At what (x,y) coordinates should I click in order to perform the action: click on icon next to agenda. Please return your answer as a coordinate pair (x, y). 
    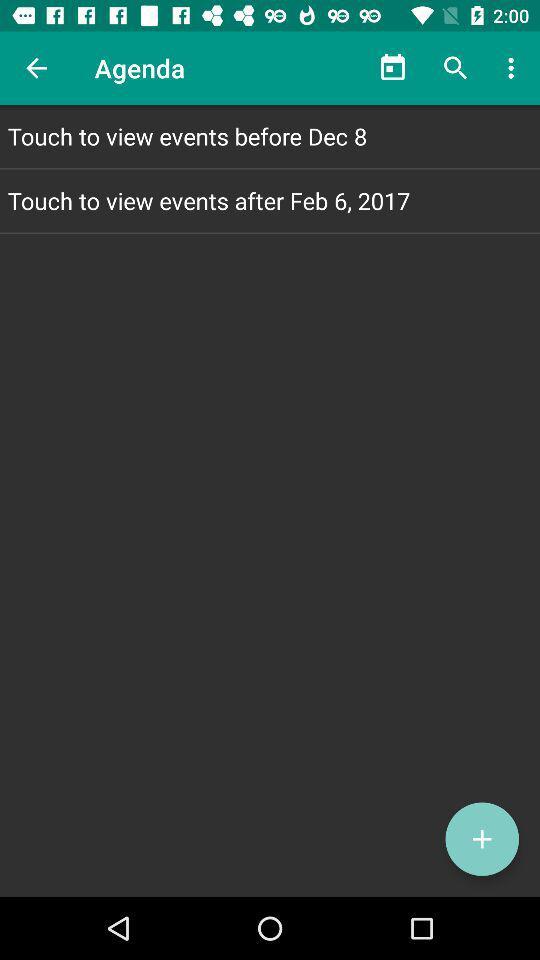
    Looking at the image, I should click on (393, 68).